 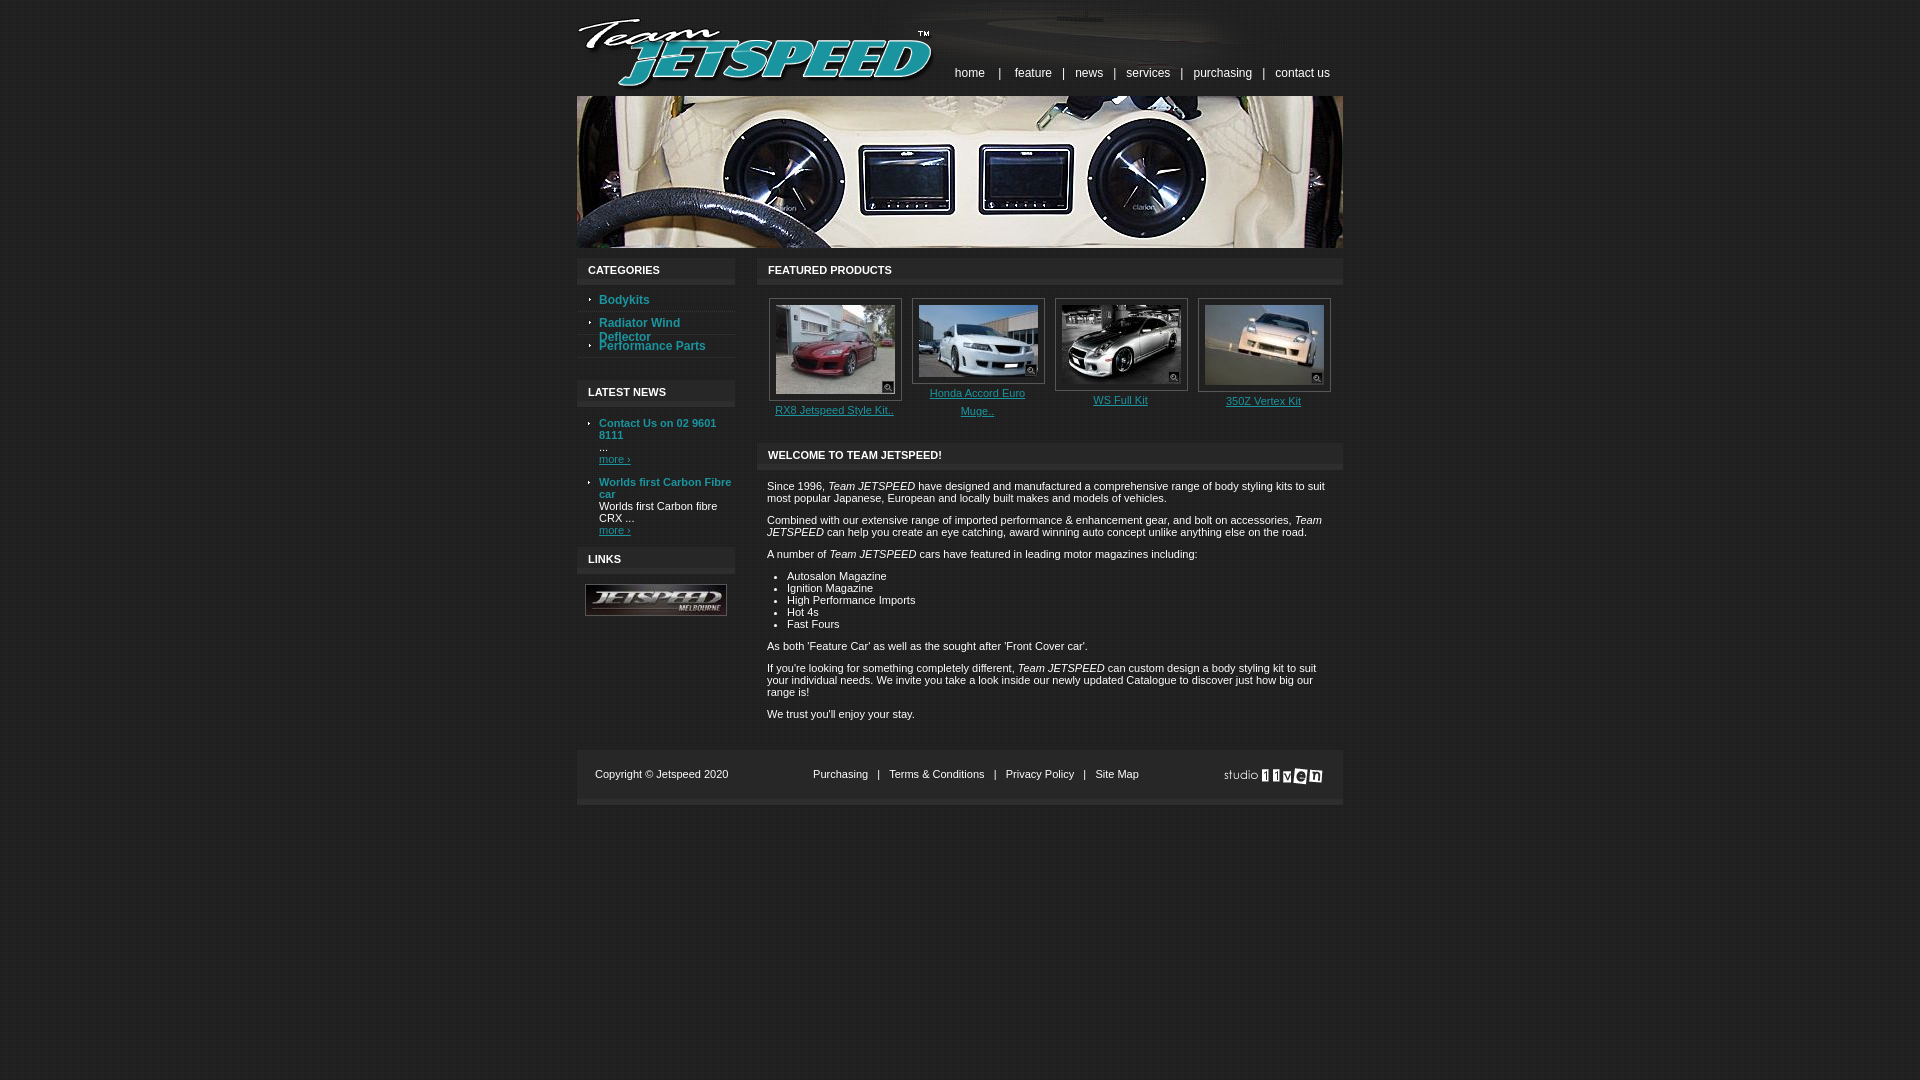 I want to click on 'Performance Parts', so click(x=656, y=346).